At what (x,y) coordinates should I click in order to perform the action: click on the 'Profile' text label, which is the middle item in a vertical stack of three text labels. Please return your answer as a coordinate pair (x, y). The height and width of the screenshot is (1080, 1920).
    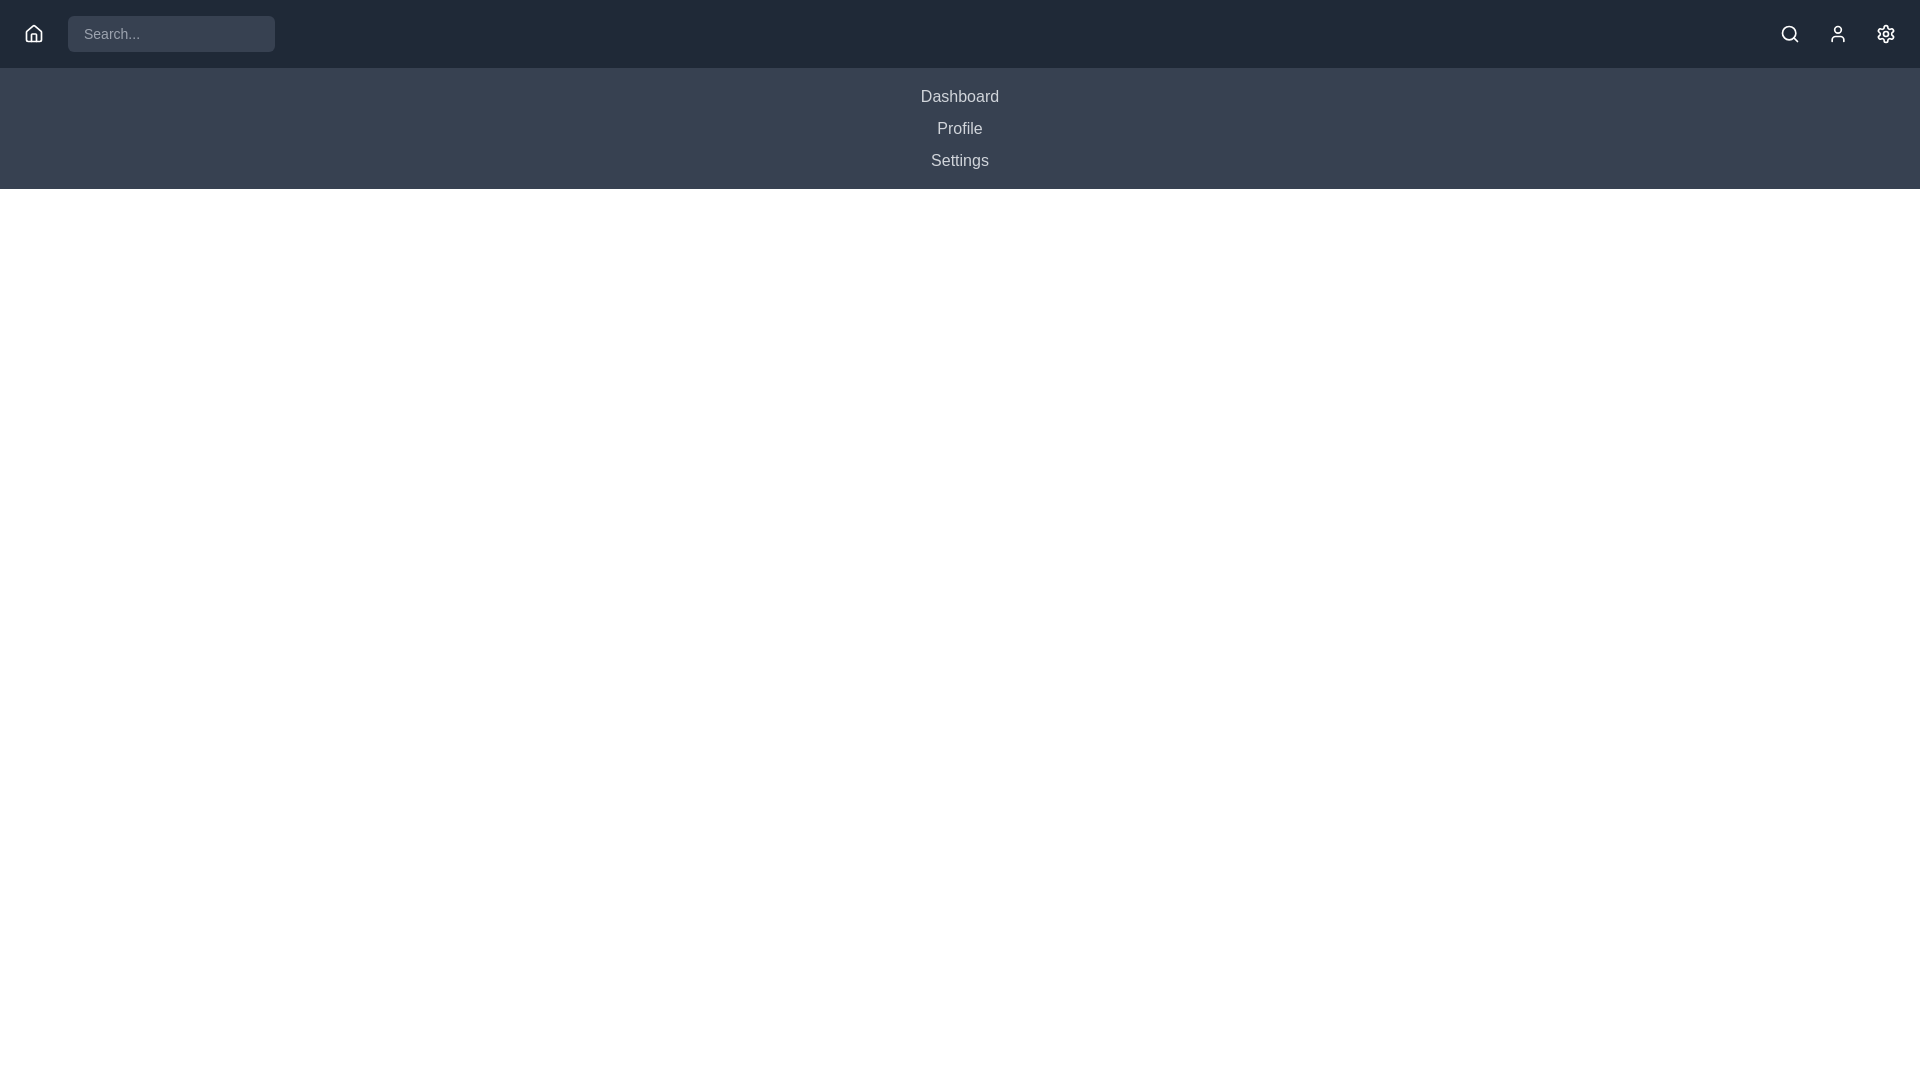
    Looking at the image, I should click on (960, 128).